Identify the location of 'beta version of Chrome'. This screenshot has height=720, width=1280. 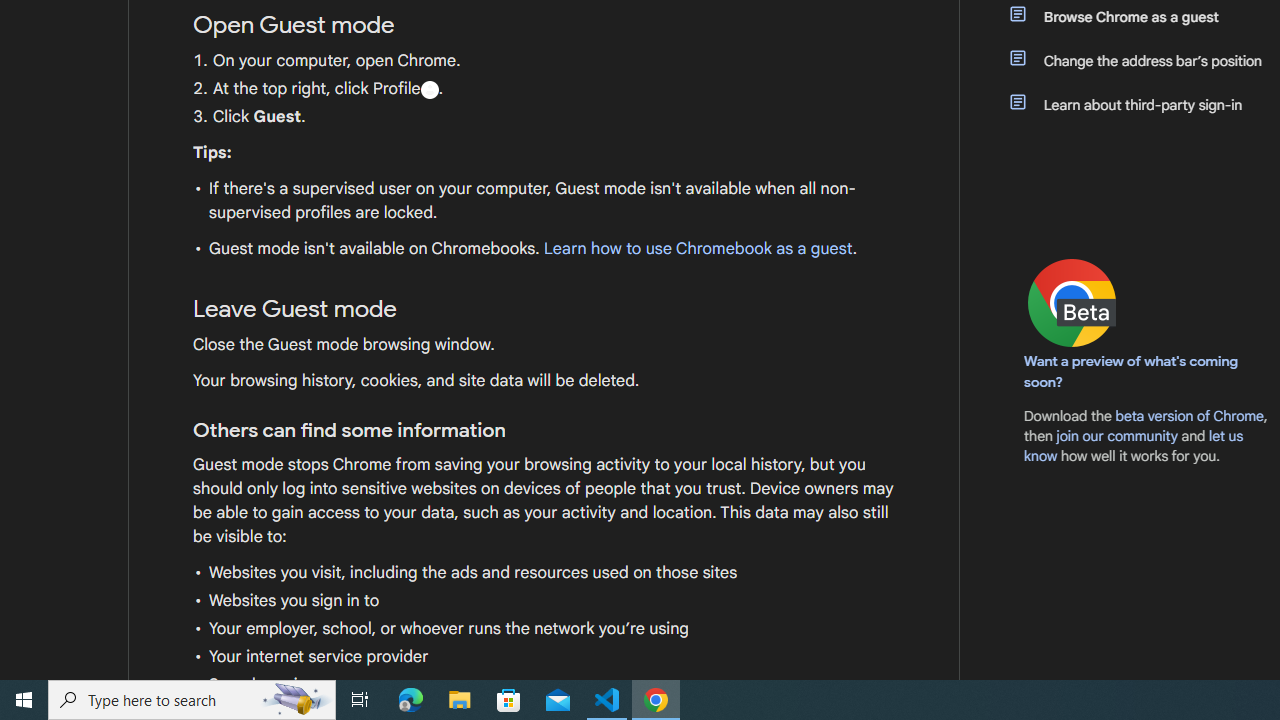
(1189, 414).